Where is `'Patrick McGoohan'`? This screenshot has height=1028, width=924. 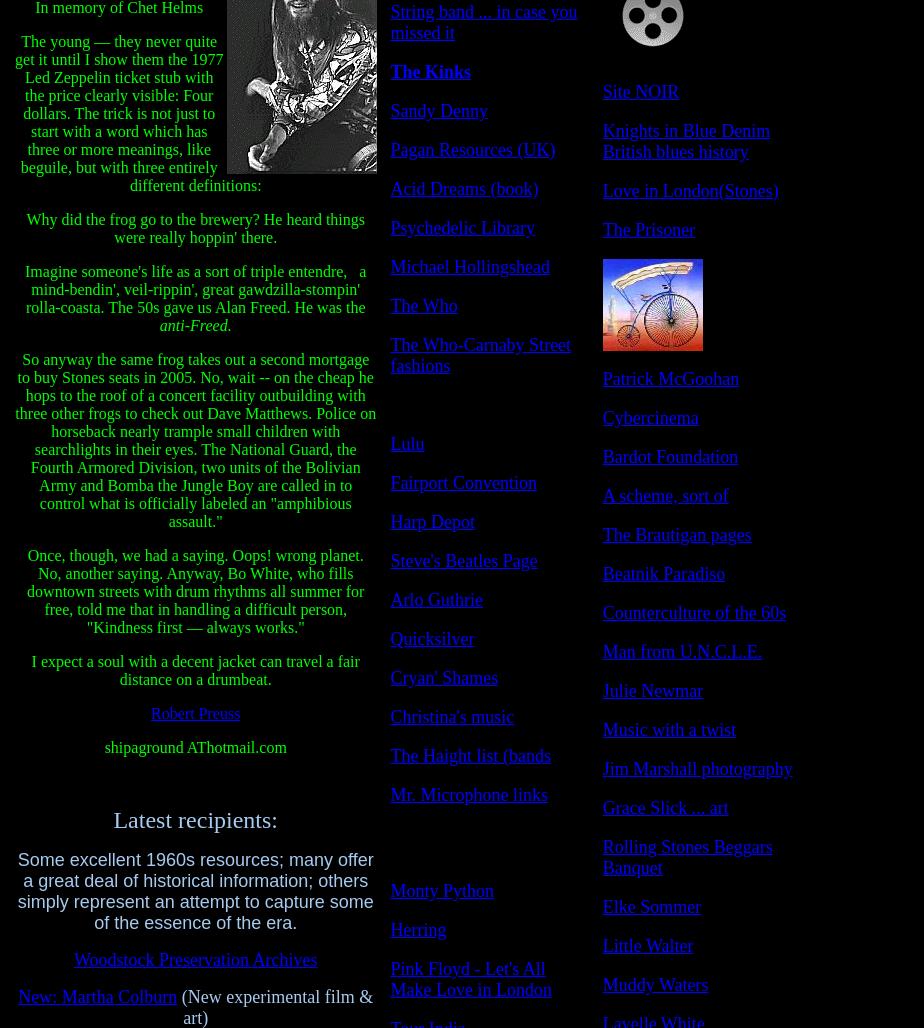 'Patrick McGoohan' is located at coordinates (601, 378).